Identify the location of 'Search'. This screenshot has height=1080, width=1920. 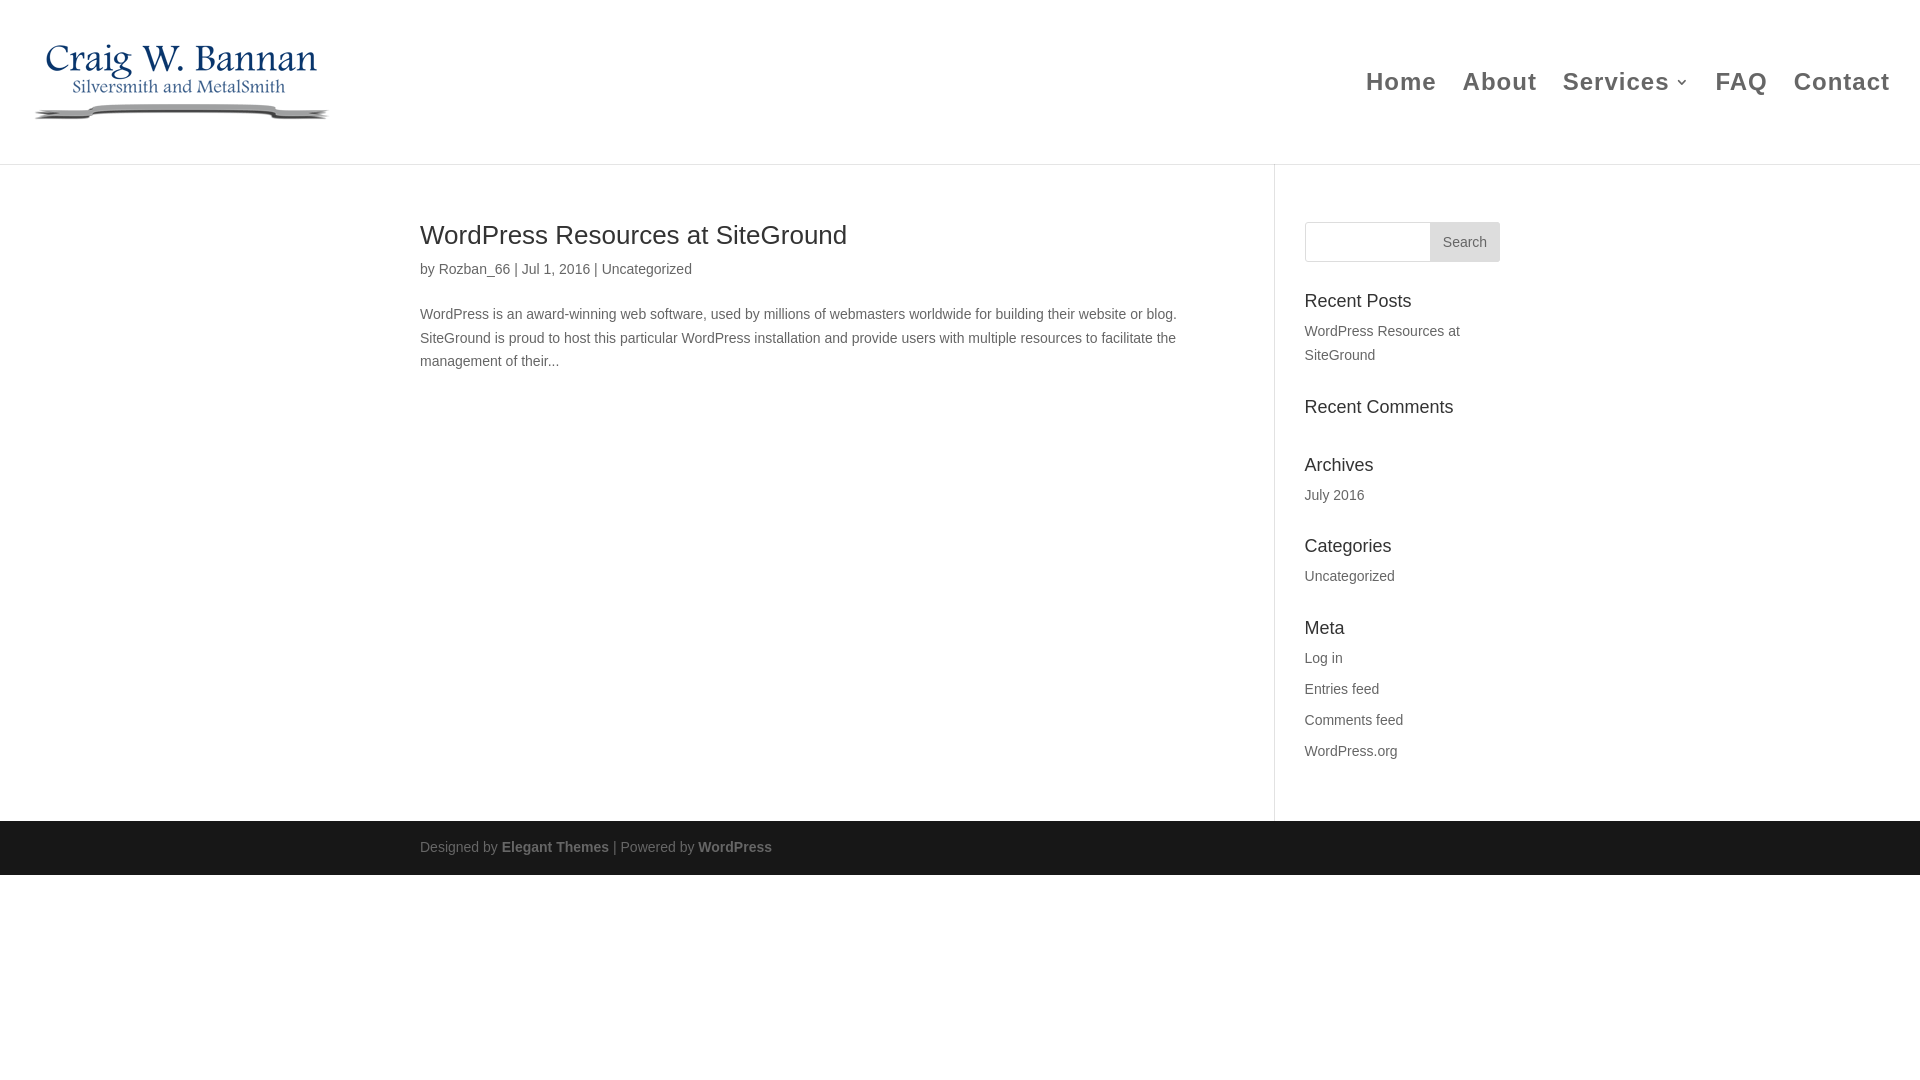
(1464, 241).